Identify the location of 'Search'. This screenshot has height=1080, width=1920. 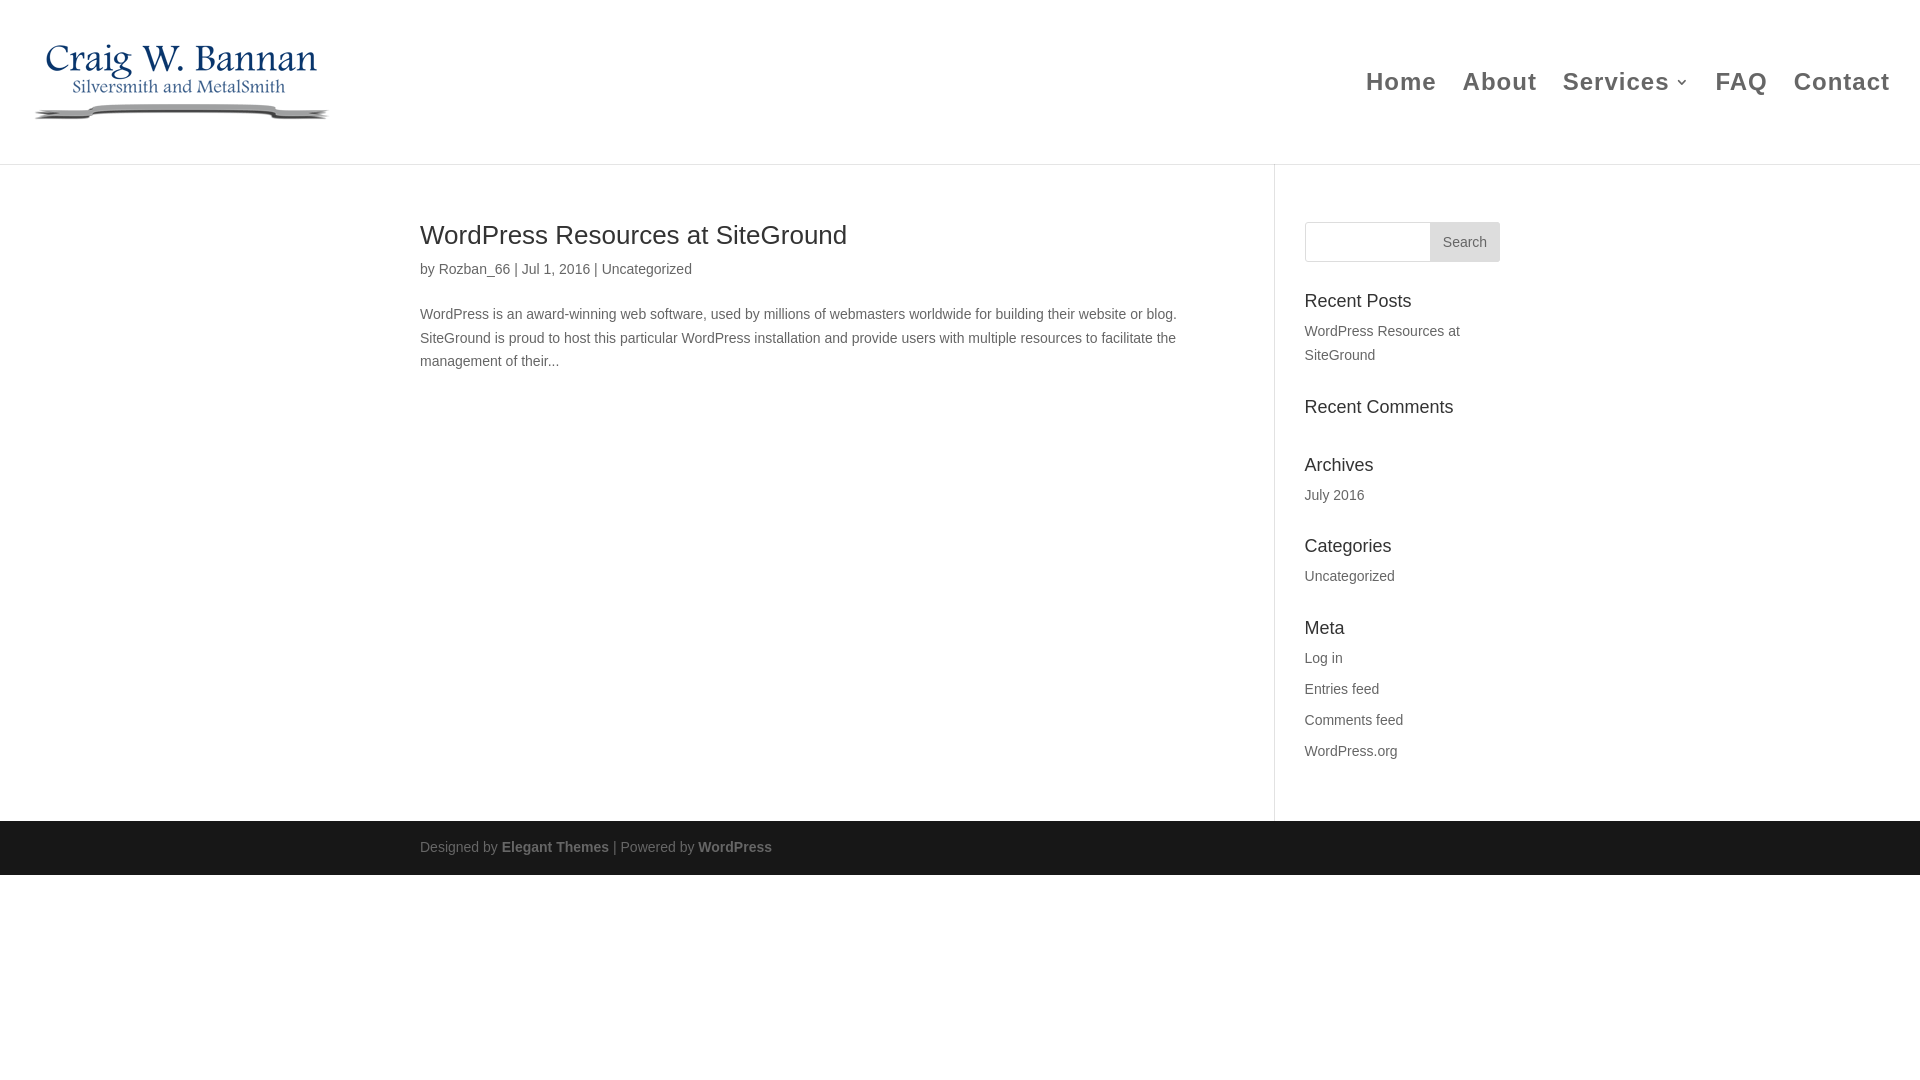
(1464, 241).